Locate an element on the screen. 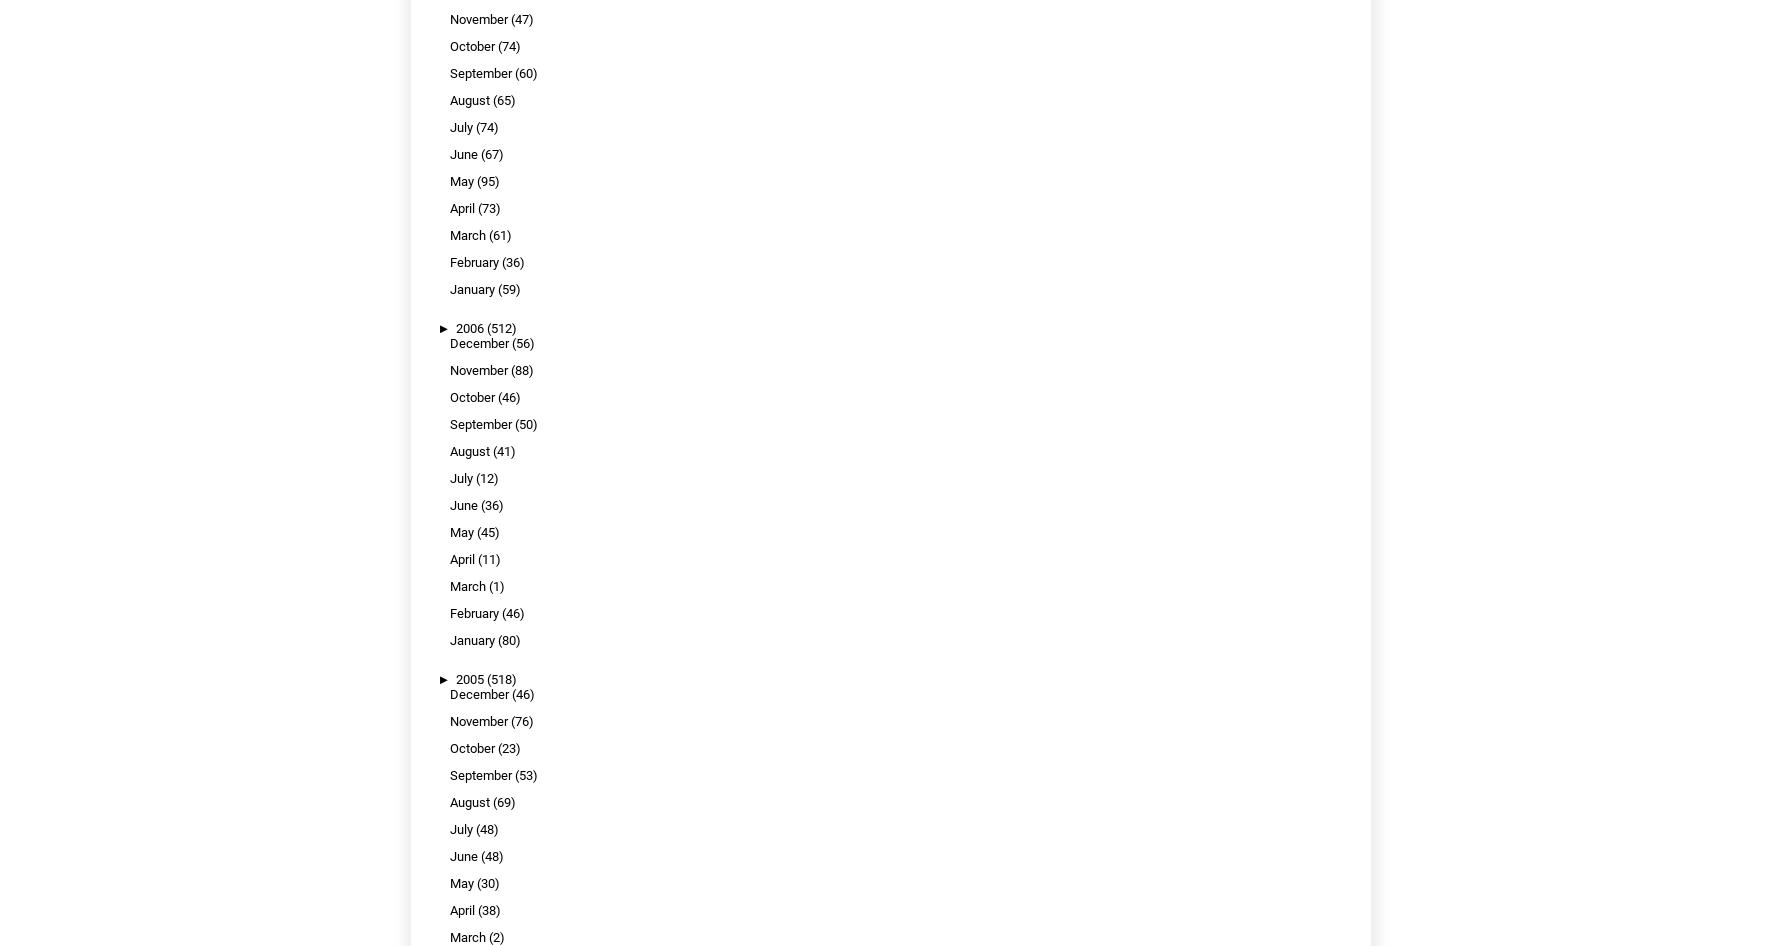  '(59)' is located at coordinates (508, 288).